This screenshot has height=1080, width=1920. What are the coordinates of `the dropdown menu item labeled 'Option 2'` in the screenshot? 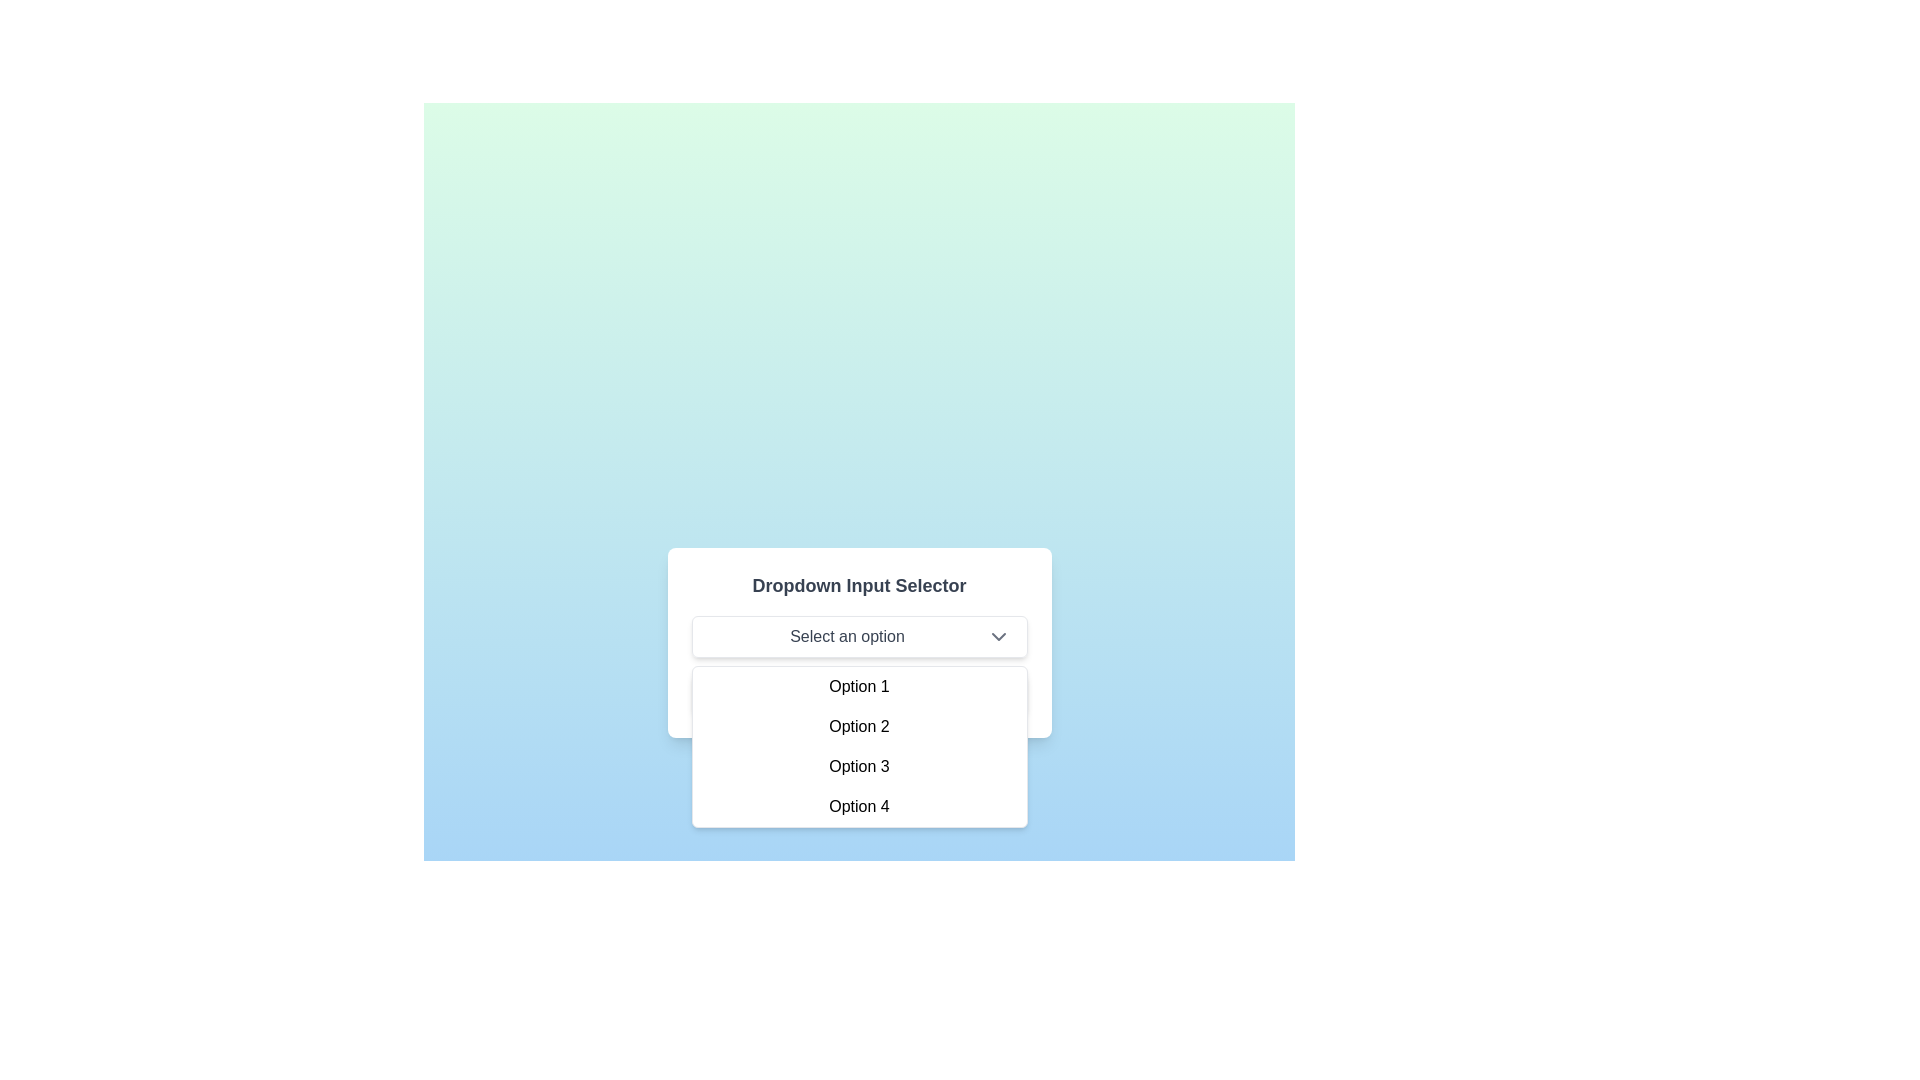 It's located at (859, 726).